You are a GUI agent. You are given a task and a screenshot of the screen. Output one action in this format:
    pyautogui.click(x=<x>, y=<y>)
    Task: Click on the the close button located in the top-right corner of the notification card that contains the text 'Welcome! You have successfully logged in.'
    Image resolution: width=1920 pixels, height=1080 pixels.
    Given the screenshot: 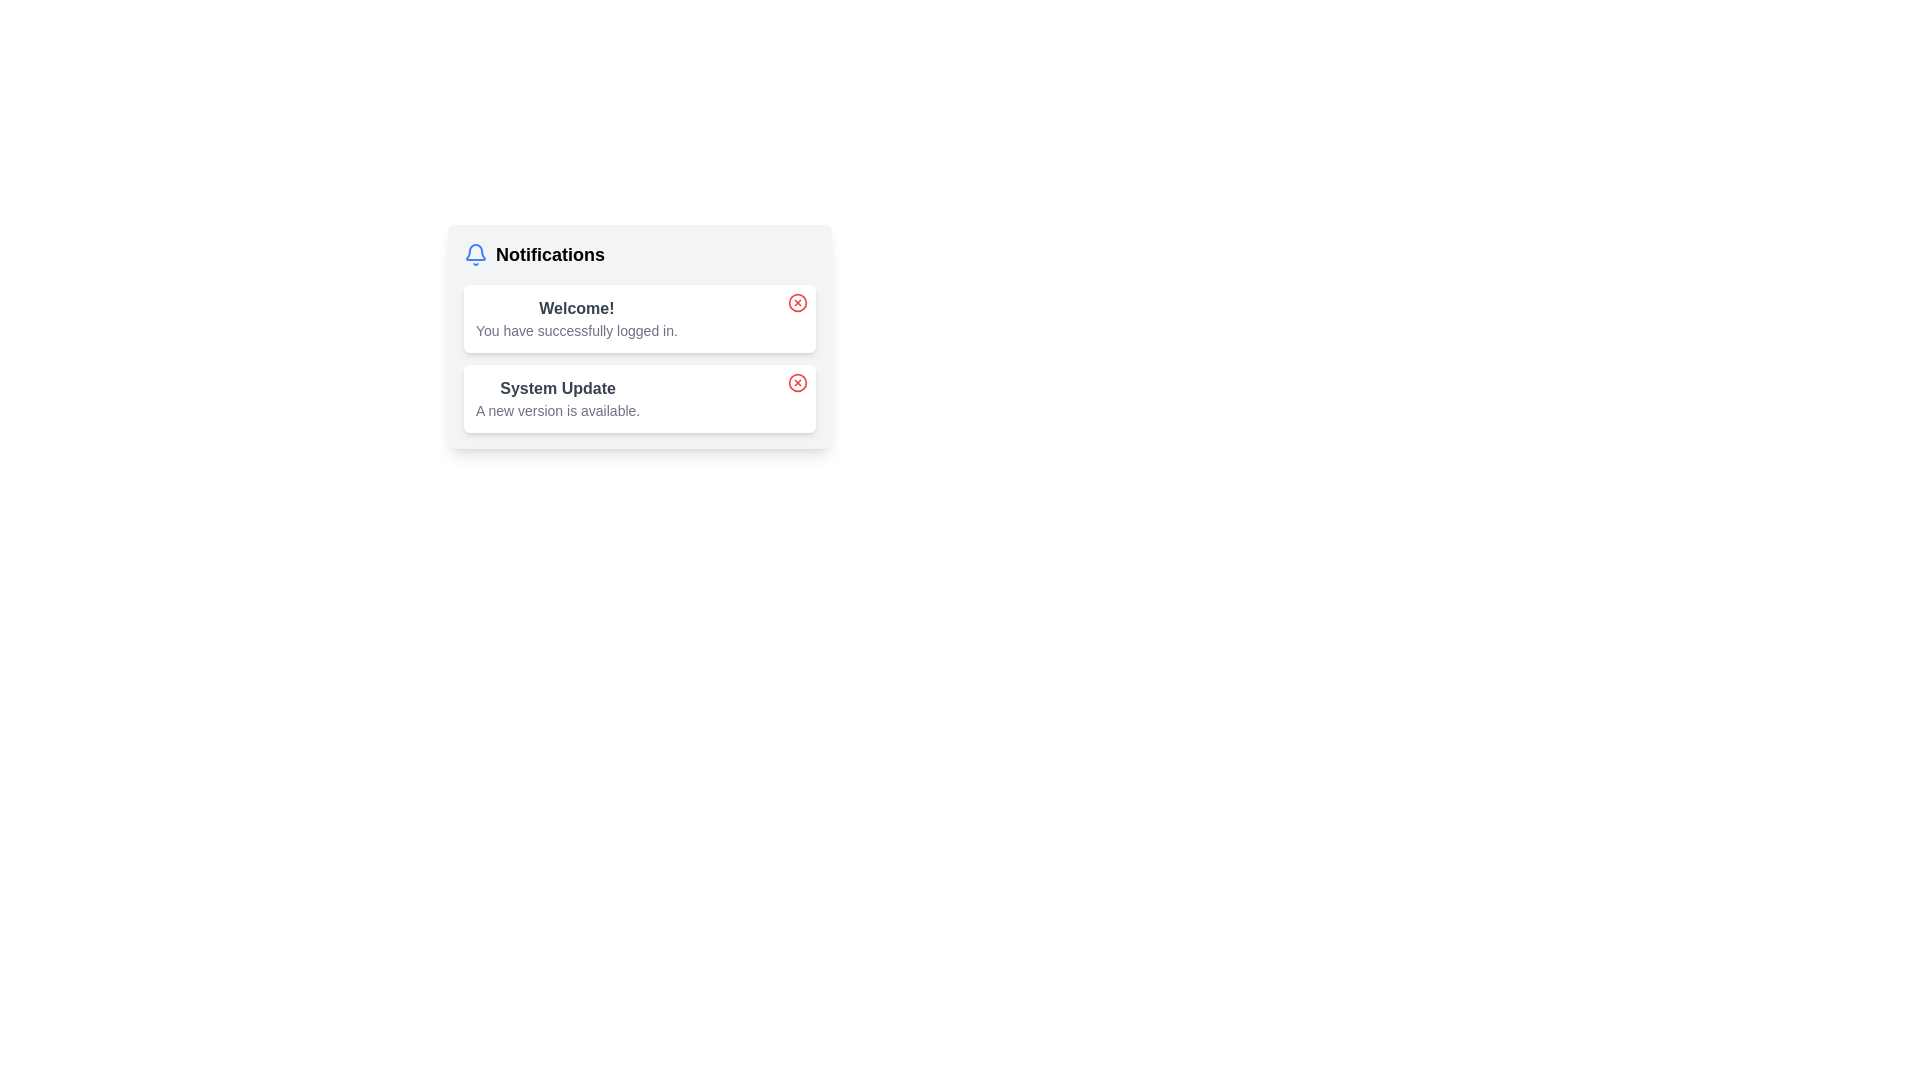 What is the action you would take?
    pyautogui.click(x=796, y=303)
    